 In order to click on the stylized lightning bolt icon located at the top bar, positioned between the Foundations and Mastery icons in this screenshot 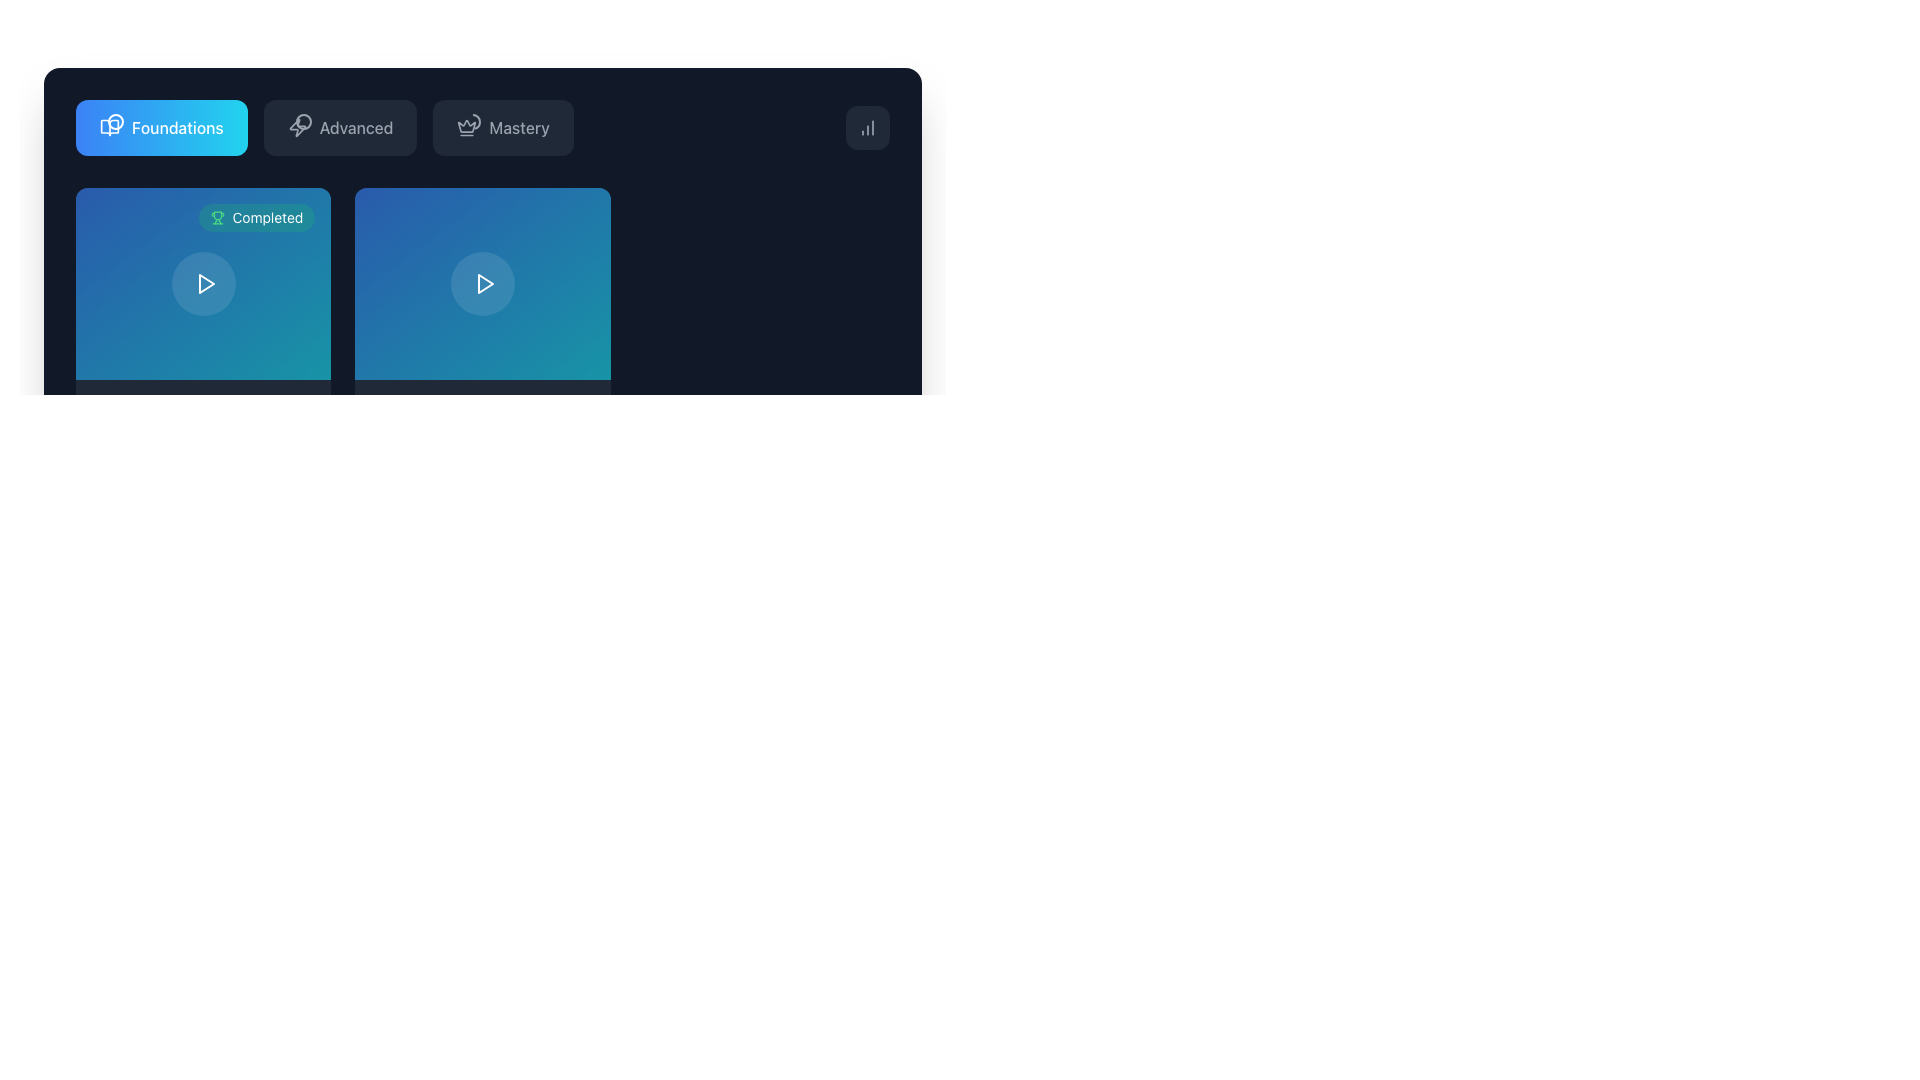, I will do `click(296, 127)`.